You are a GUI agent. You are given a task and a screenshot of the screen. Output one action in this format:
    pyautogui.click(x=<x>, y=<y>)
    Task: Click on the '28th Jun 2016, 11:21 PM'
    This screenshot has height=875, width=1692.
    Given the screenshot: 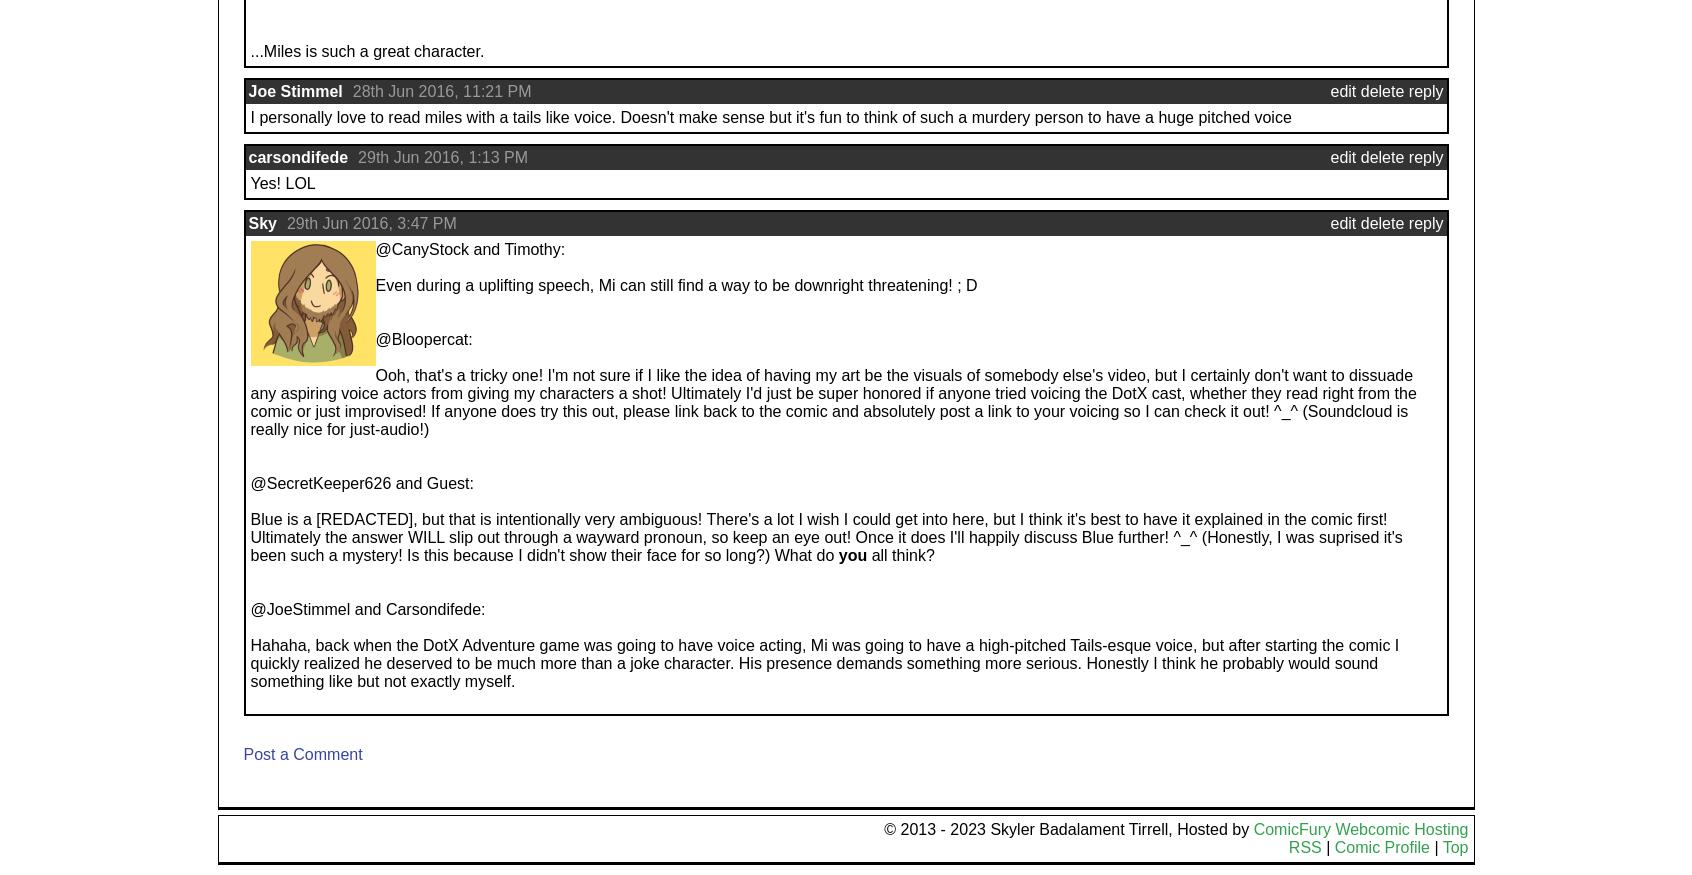 What is the action you would take?
    pyautogui.click(x=440, y=91)
    